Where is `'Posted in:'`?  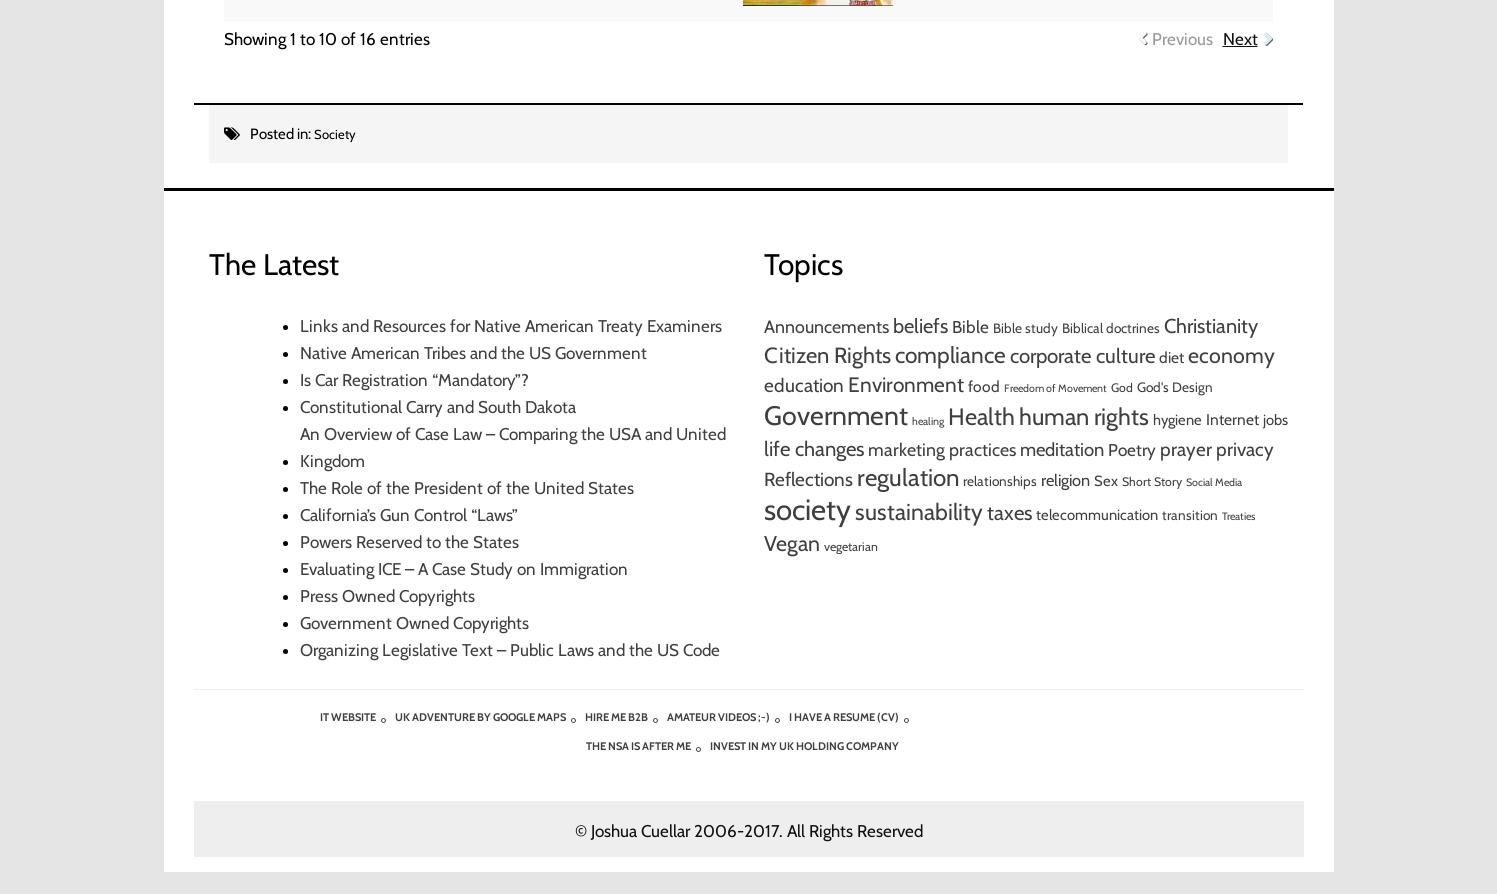 'Posted in:' is located at coordinates (247, 134).